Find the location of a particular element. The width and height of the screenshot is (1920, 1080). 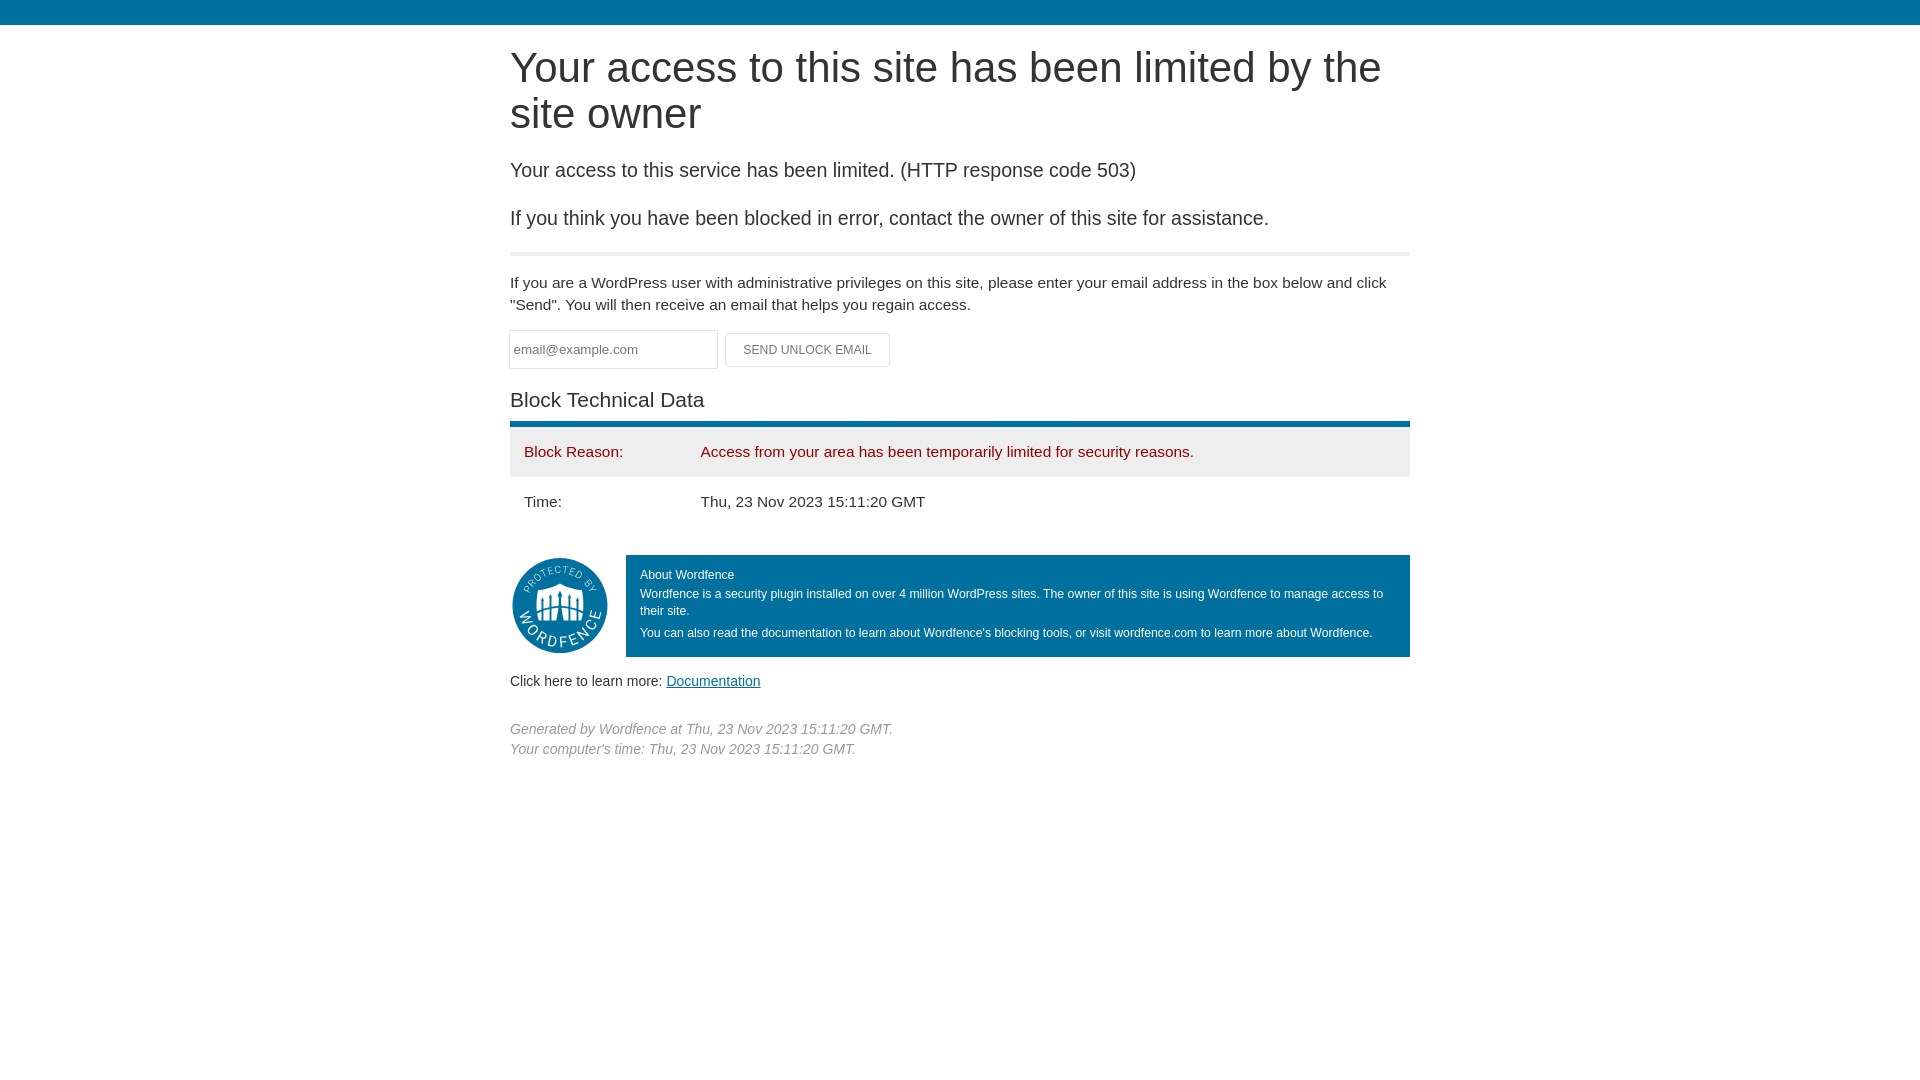

'Send Unlock Email' is located at coordinates (807, 349).